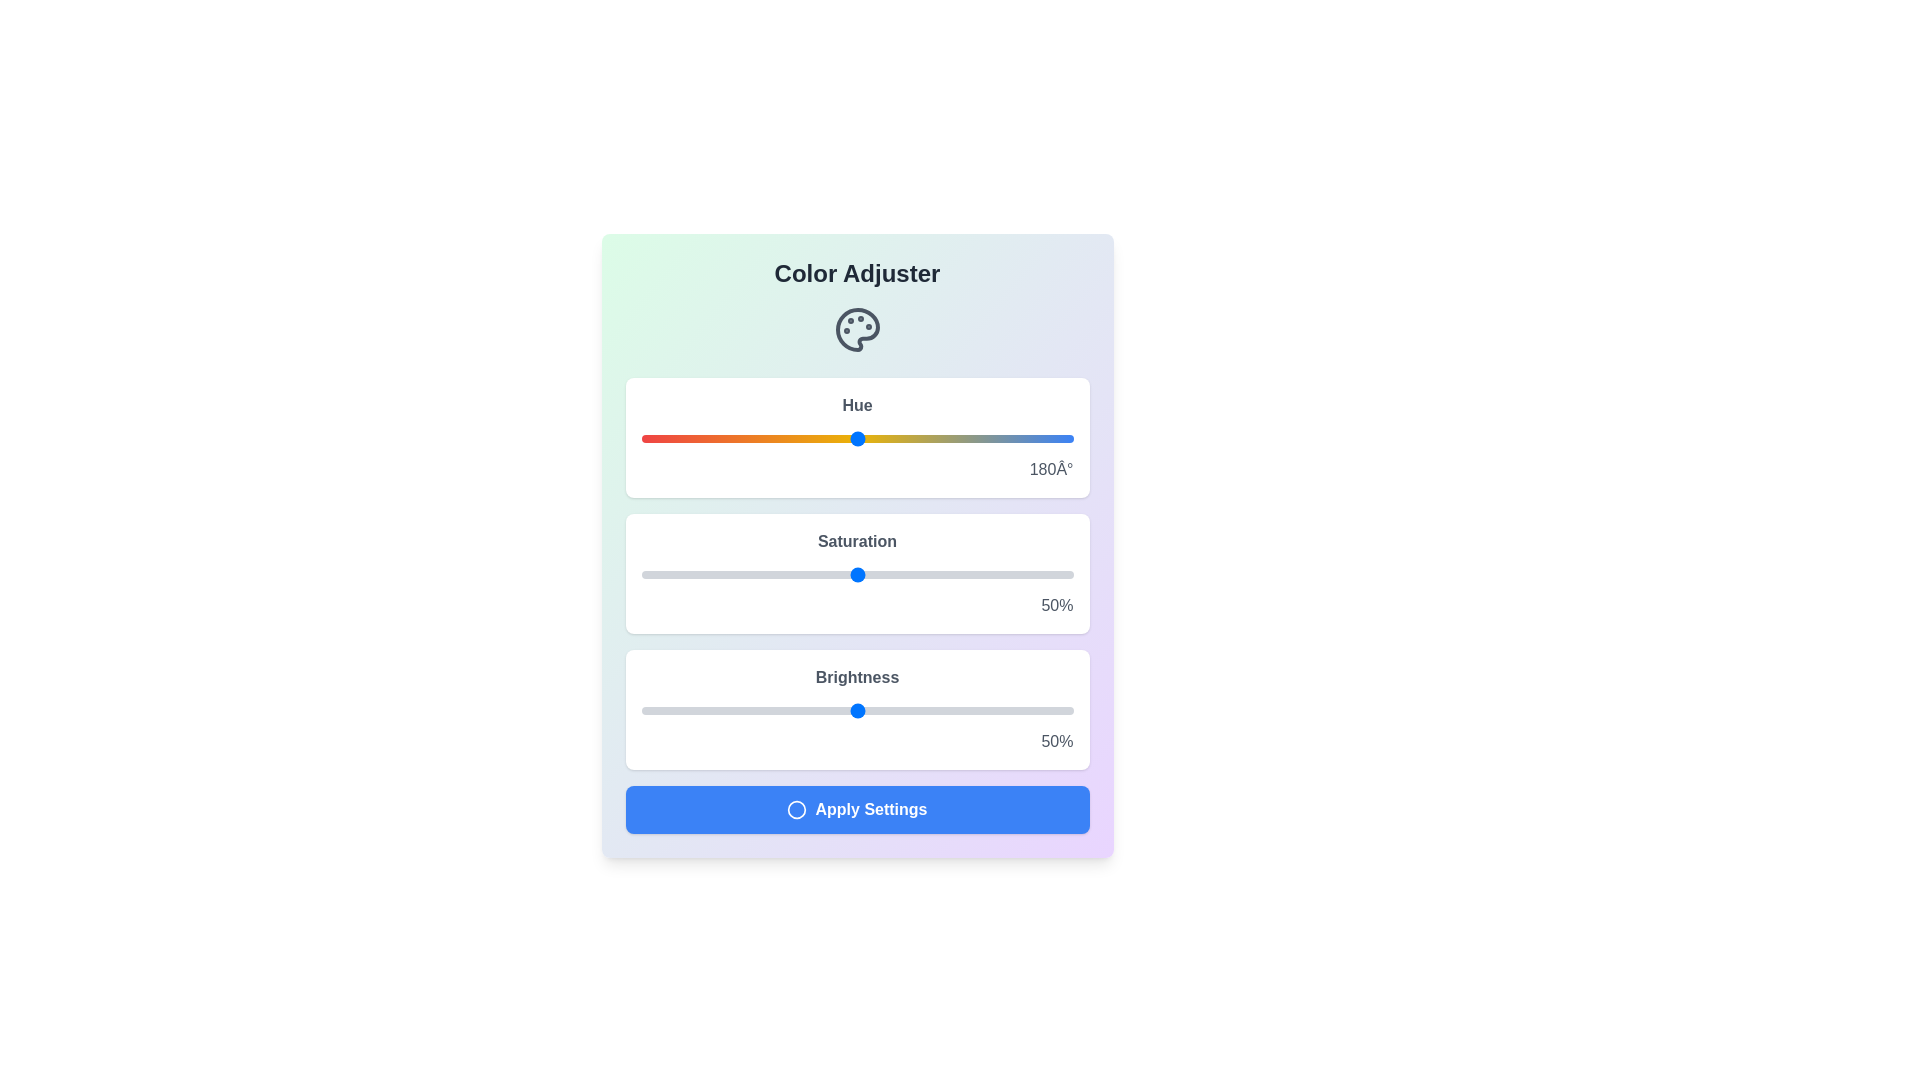 This screenshot has width=1920, height=1080. What do you see at coordinates (912, 709) in the screenshot?
I see `the brightness slider to 63% by dragging the slider to the corresponding position` at bounding box center [912, 709].